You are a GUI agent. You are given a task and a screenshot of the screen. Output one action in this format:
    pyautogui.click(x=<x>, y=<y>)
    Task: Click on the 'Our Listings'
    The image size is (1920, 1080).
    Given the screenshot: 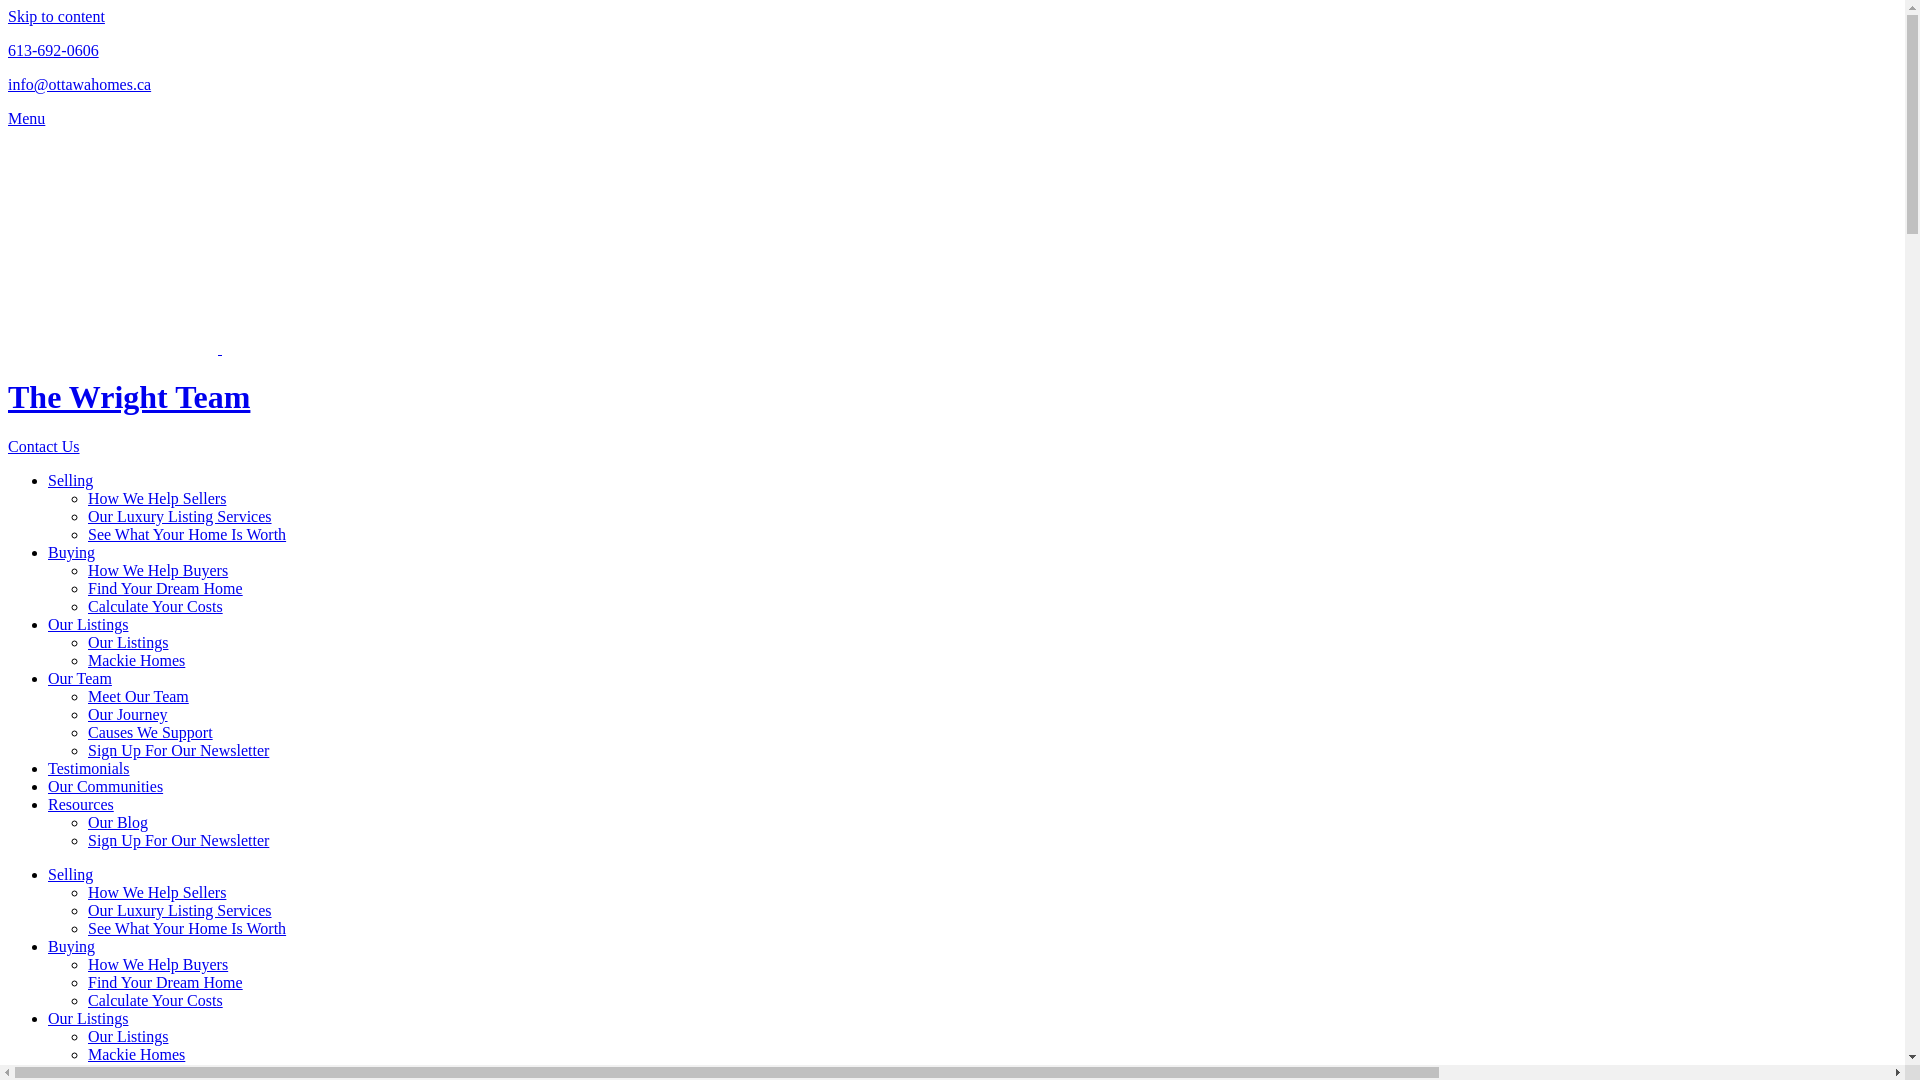 What is the action you would take?
    pyautogui.click(x=86, y=623)
    